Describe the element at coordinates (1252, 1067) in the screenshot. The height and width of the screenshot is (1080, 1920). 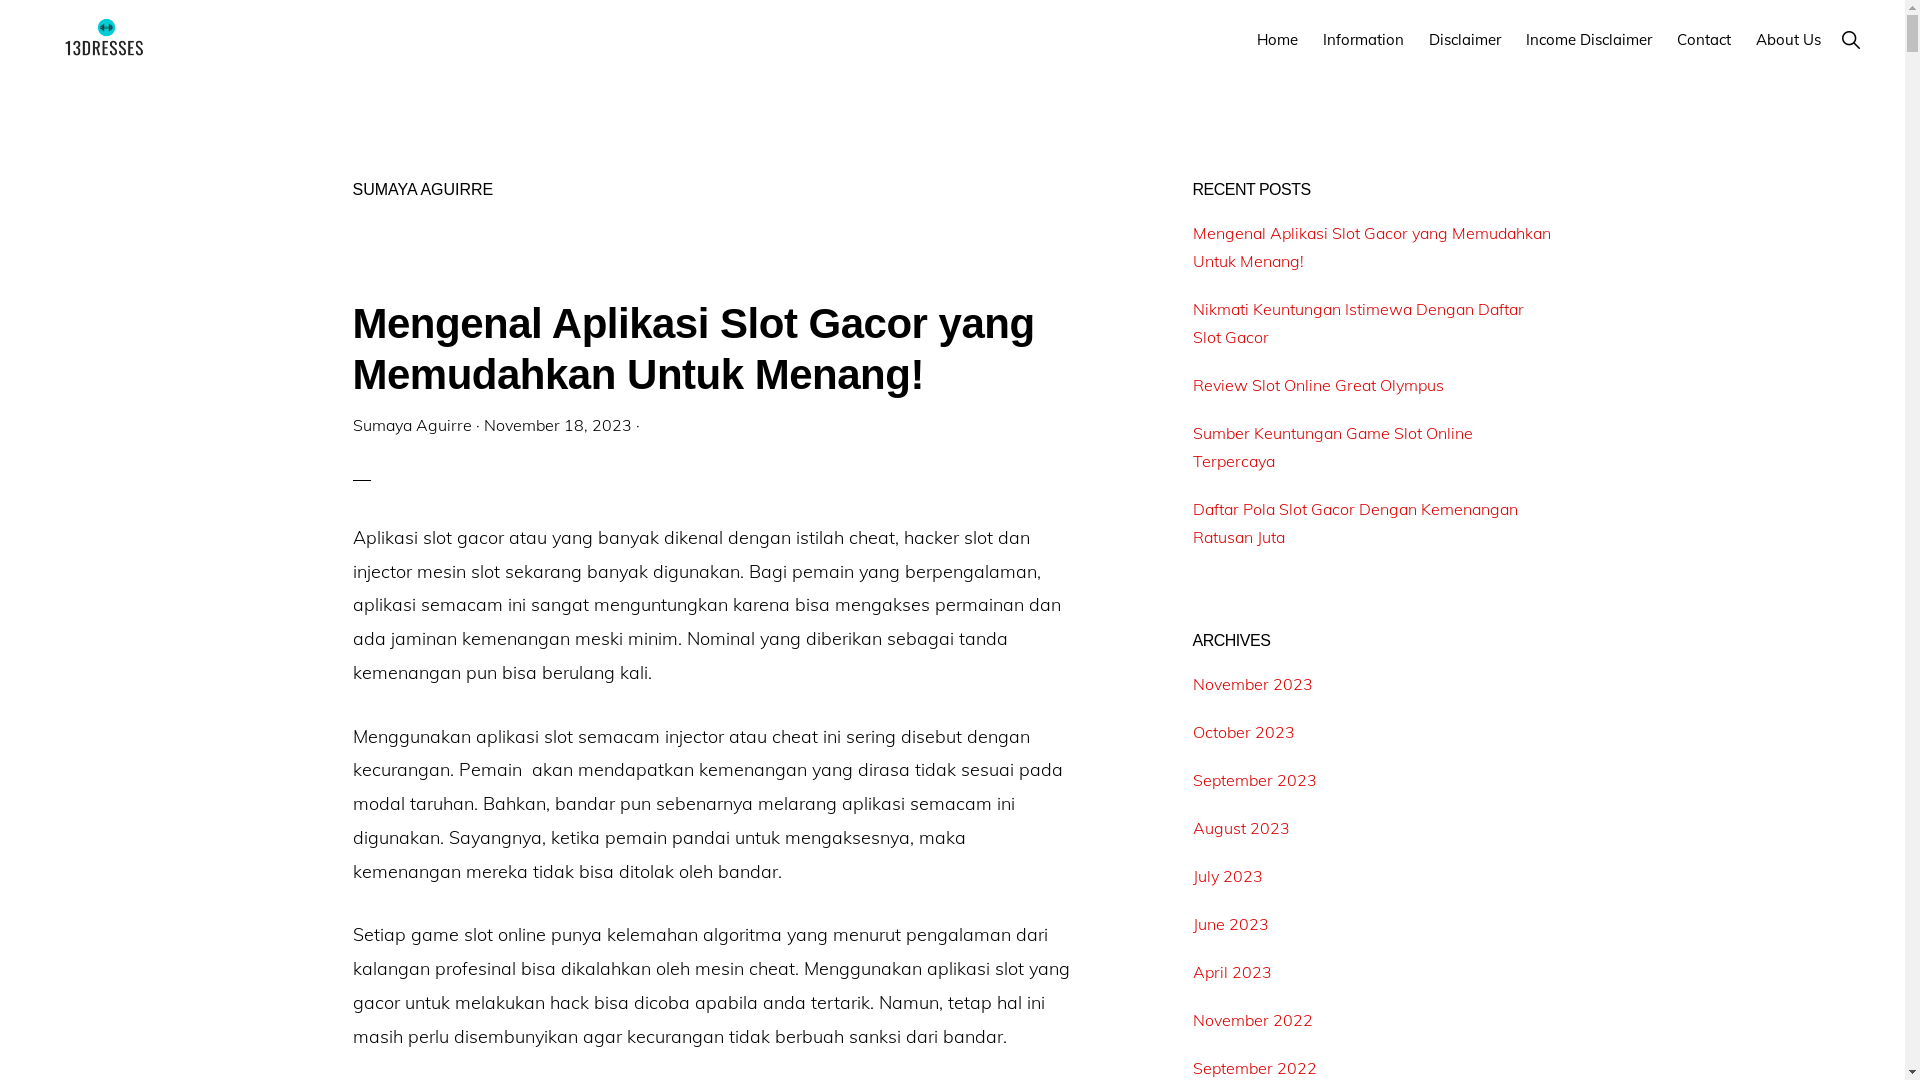
I see `'September 2022'` at that location.